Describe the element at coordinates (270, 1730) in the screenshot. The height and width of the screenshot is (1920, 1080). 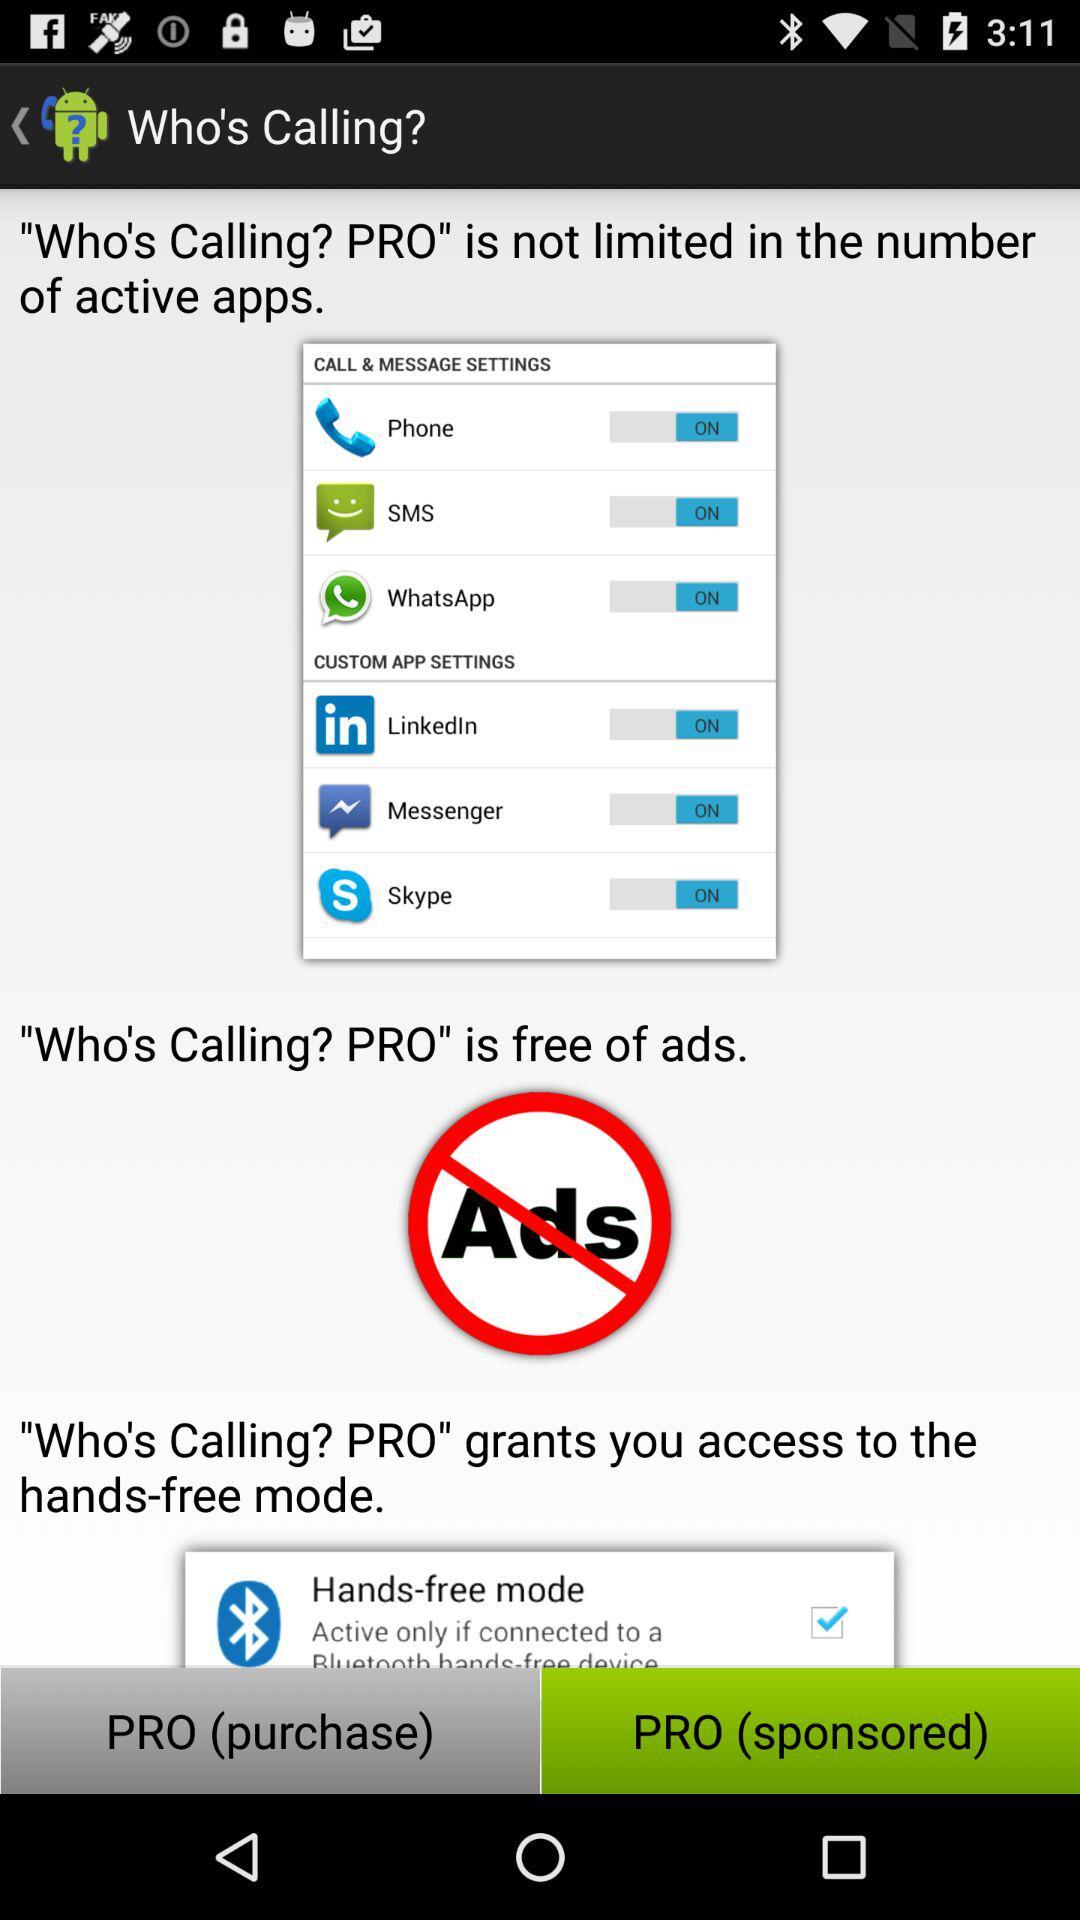
I see `the button at the bottom left corner` at that location.